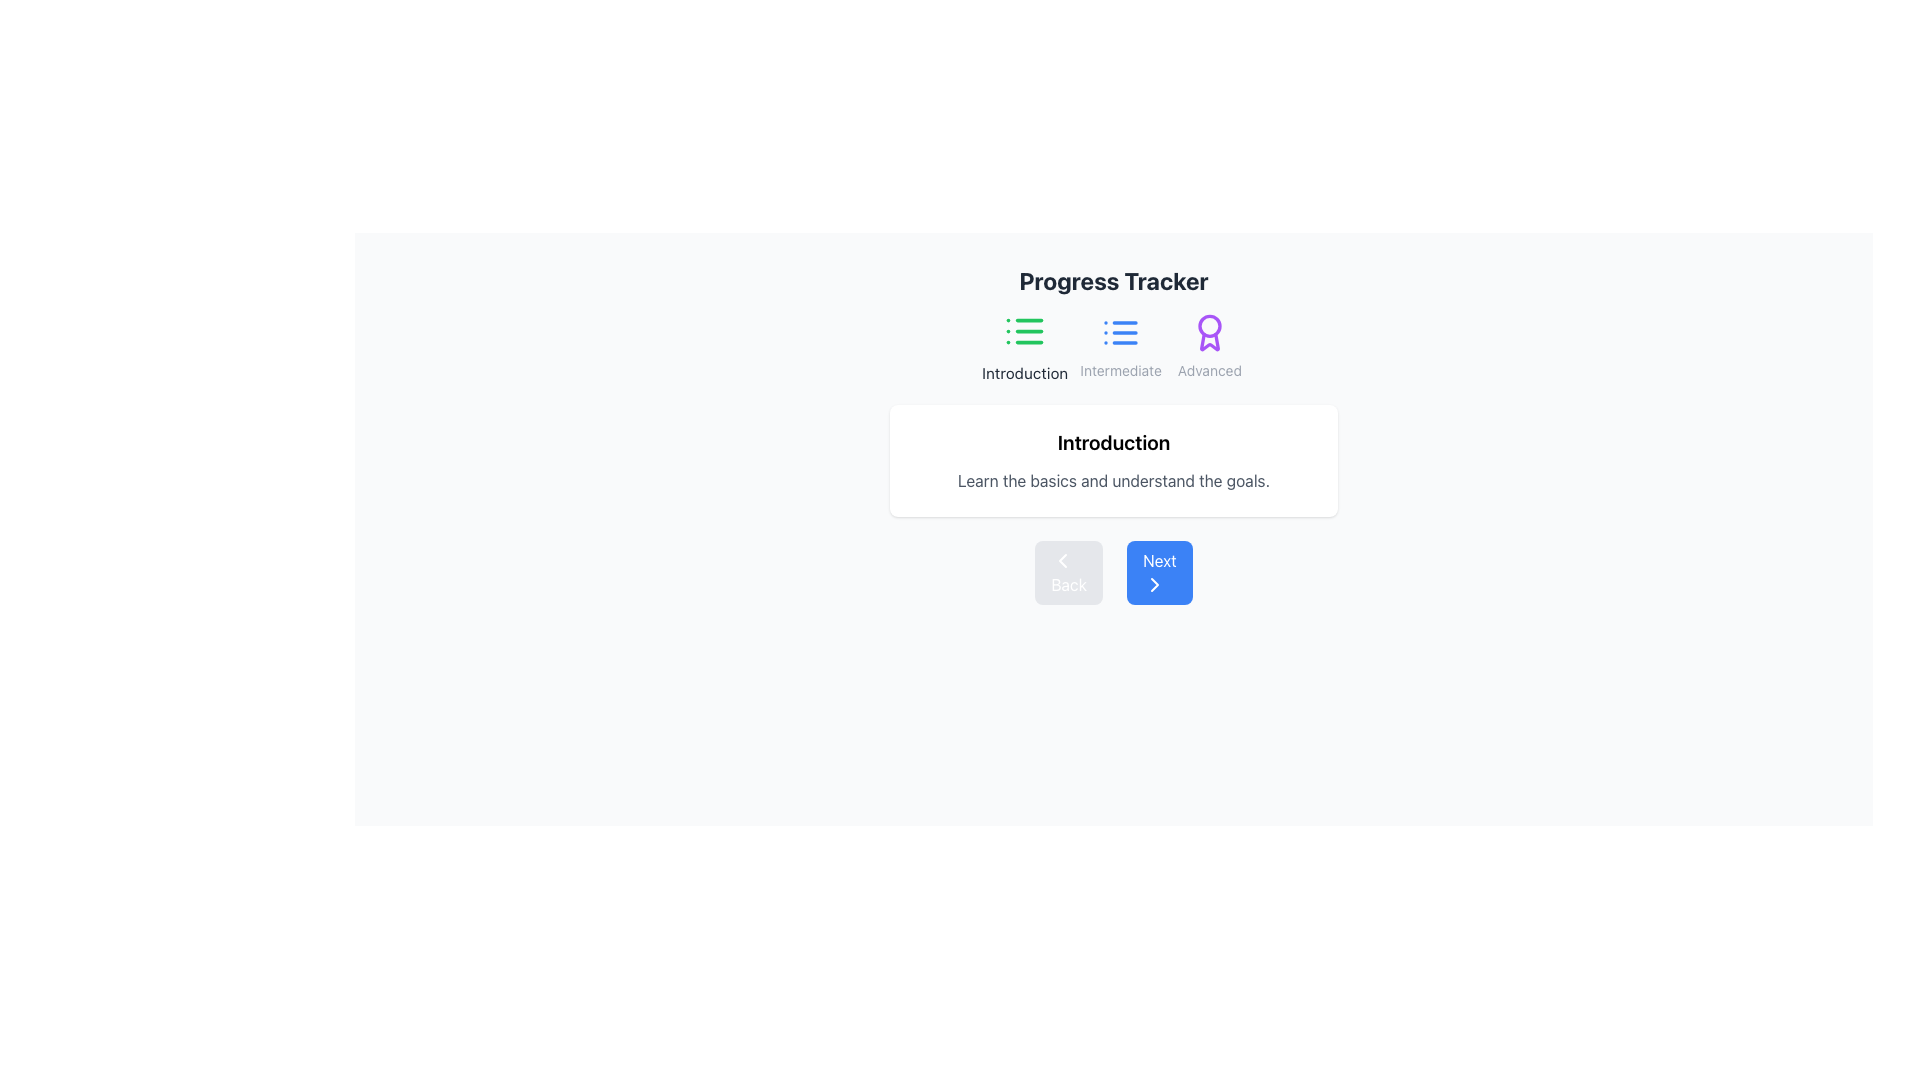 The height and width of the screenshot is (1080, 1920). I want to click on the static text label reading 'Introduction', which is styled in a smaller font and located beneath a list icon, making it visually distinct against a light background, so click(1025, 373).